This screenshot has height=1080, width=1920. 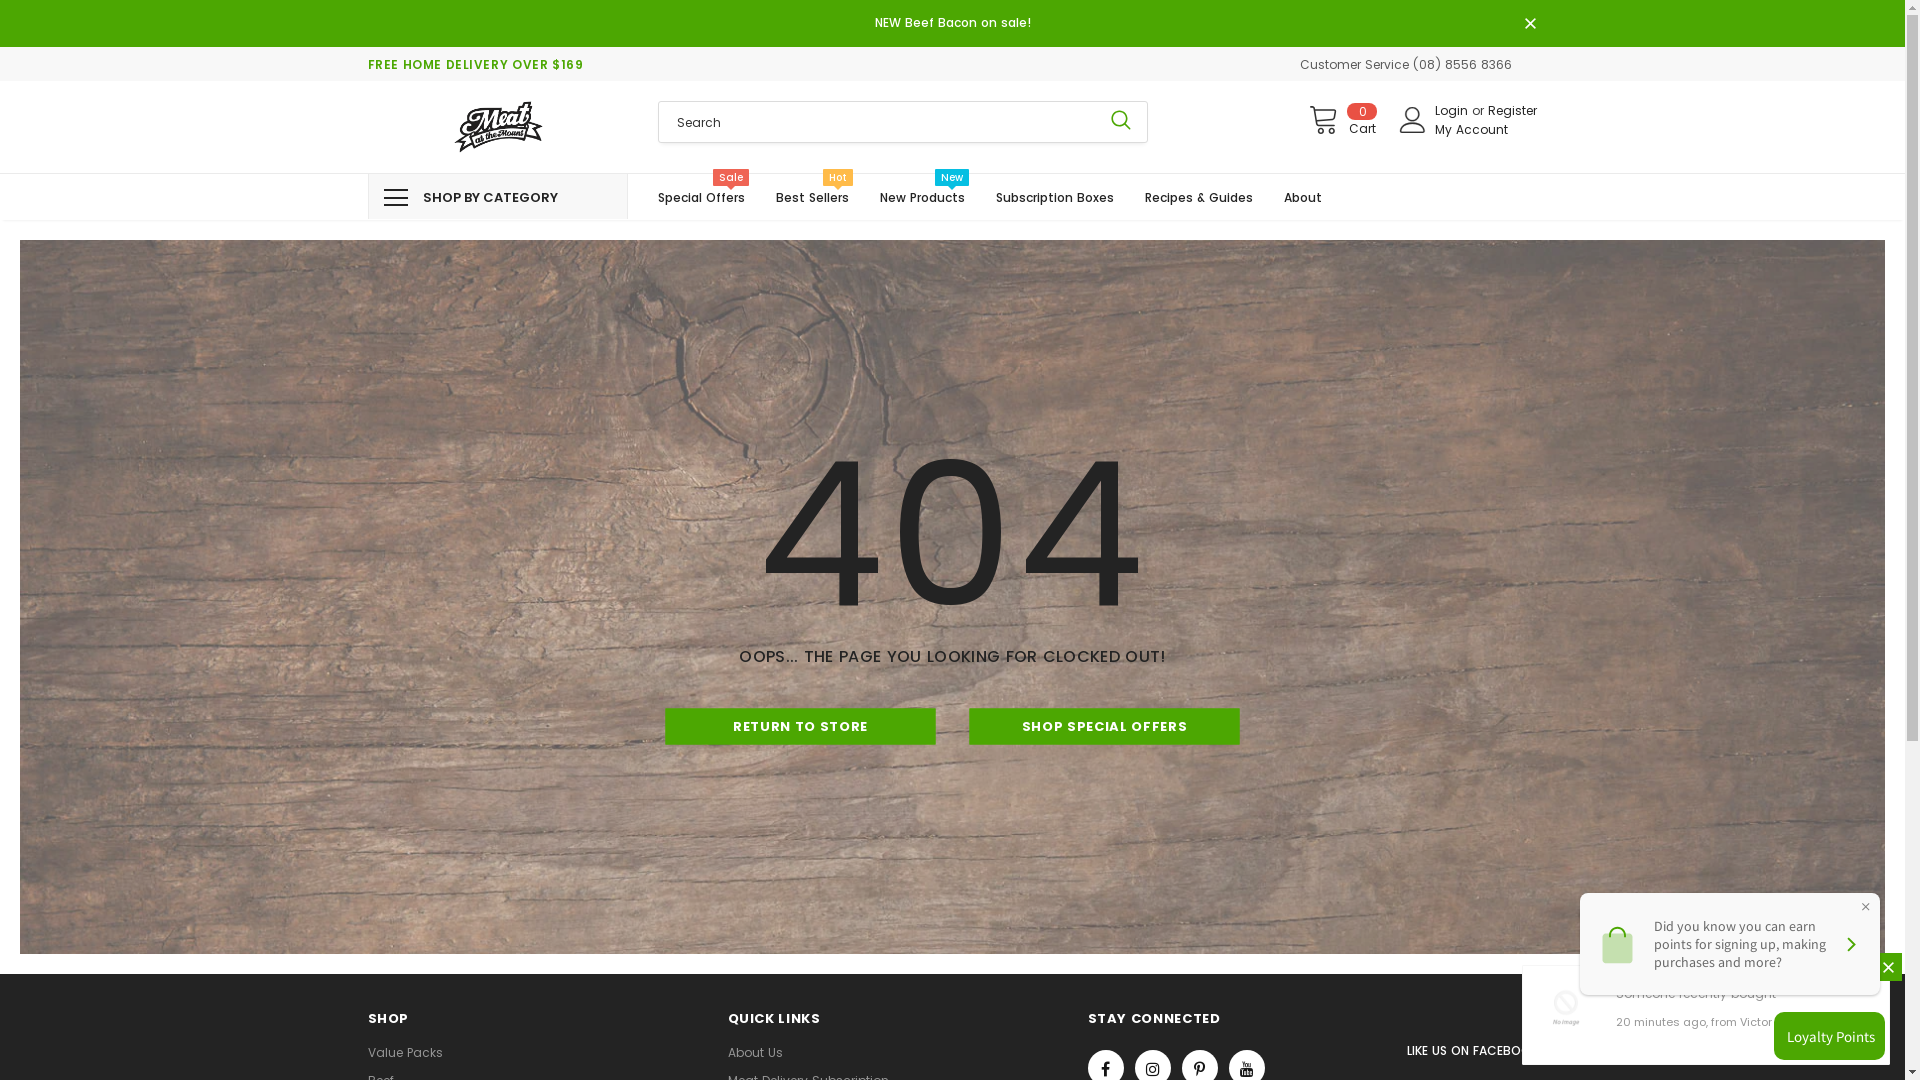 What do you see at coordinates (1453, 110) in the screenshot?
I see `'Login'` at bounding box center [1453, 110].